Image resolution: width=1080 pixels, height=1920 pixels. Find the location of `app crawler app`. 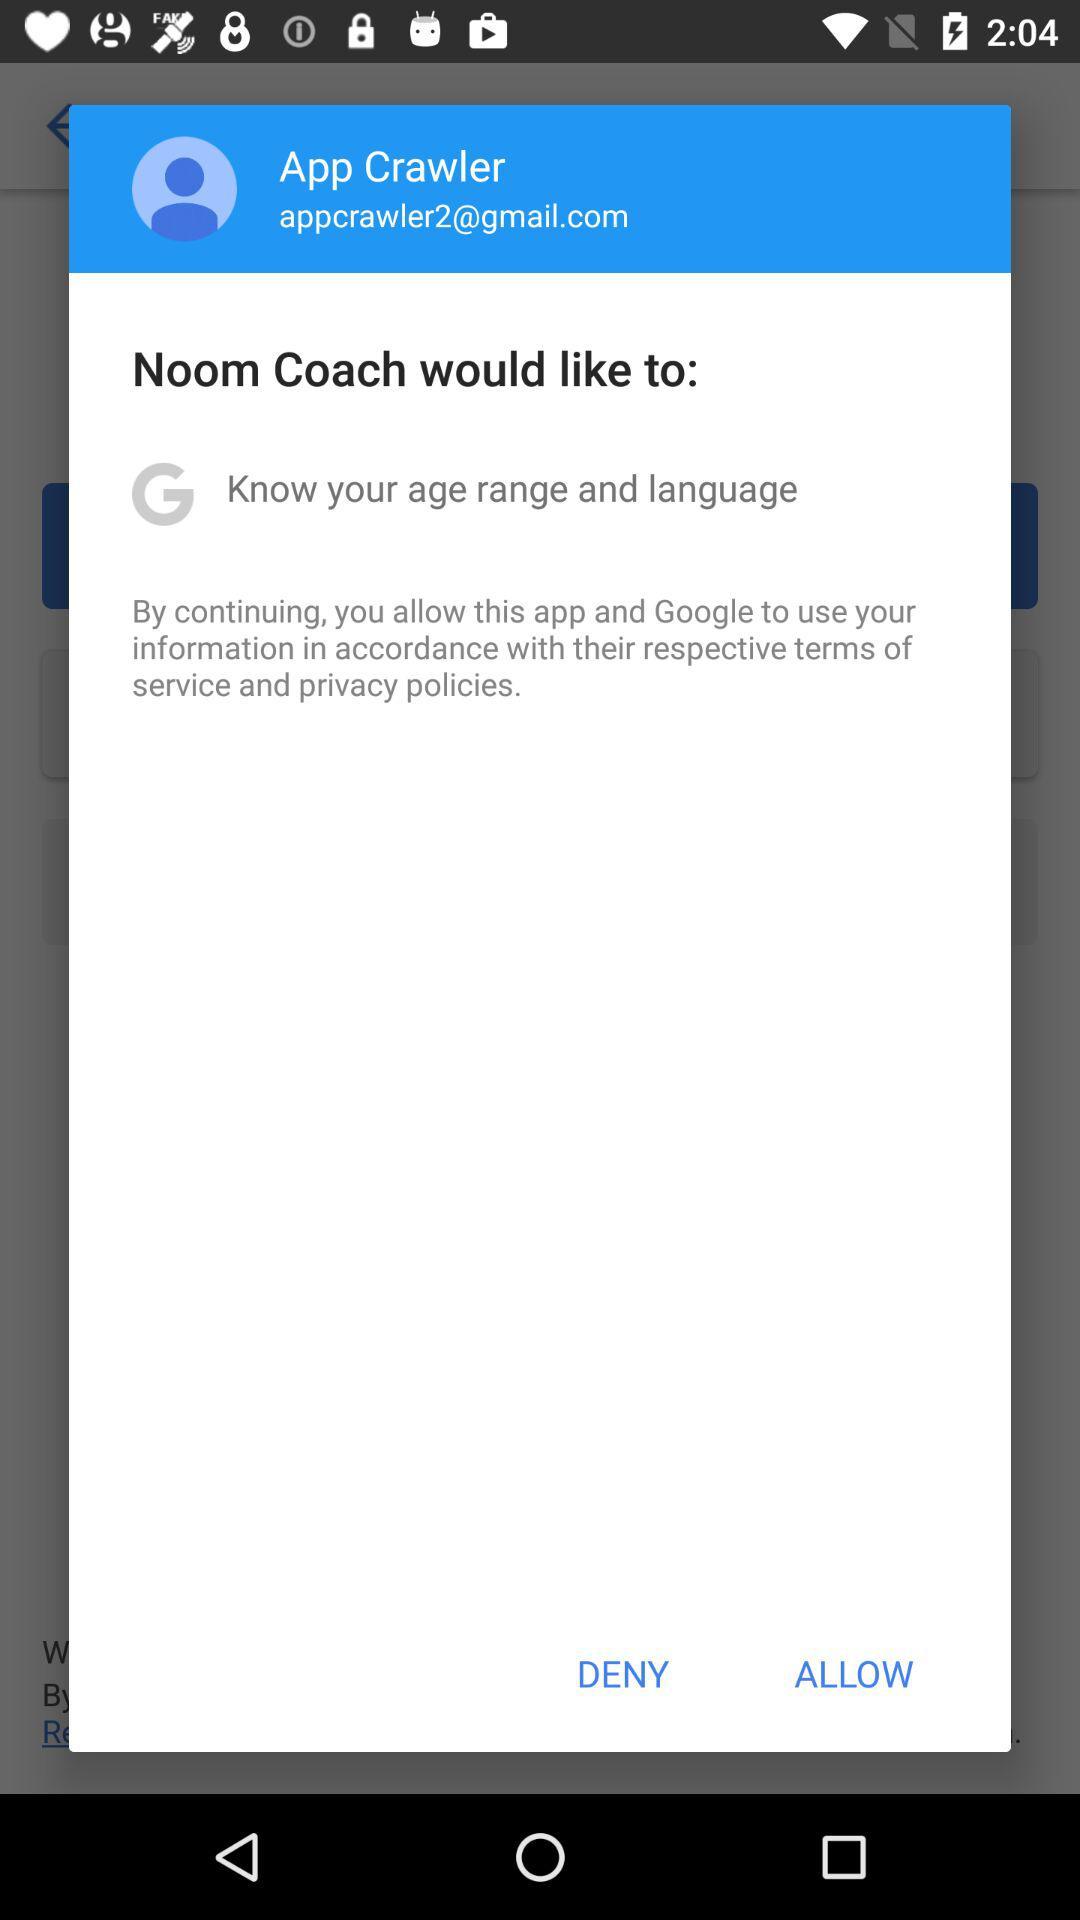

app crawler app is located at coordinates (392, 164).